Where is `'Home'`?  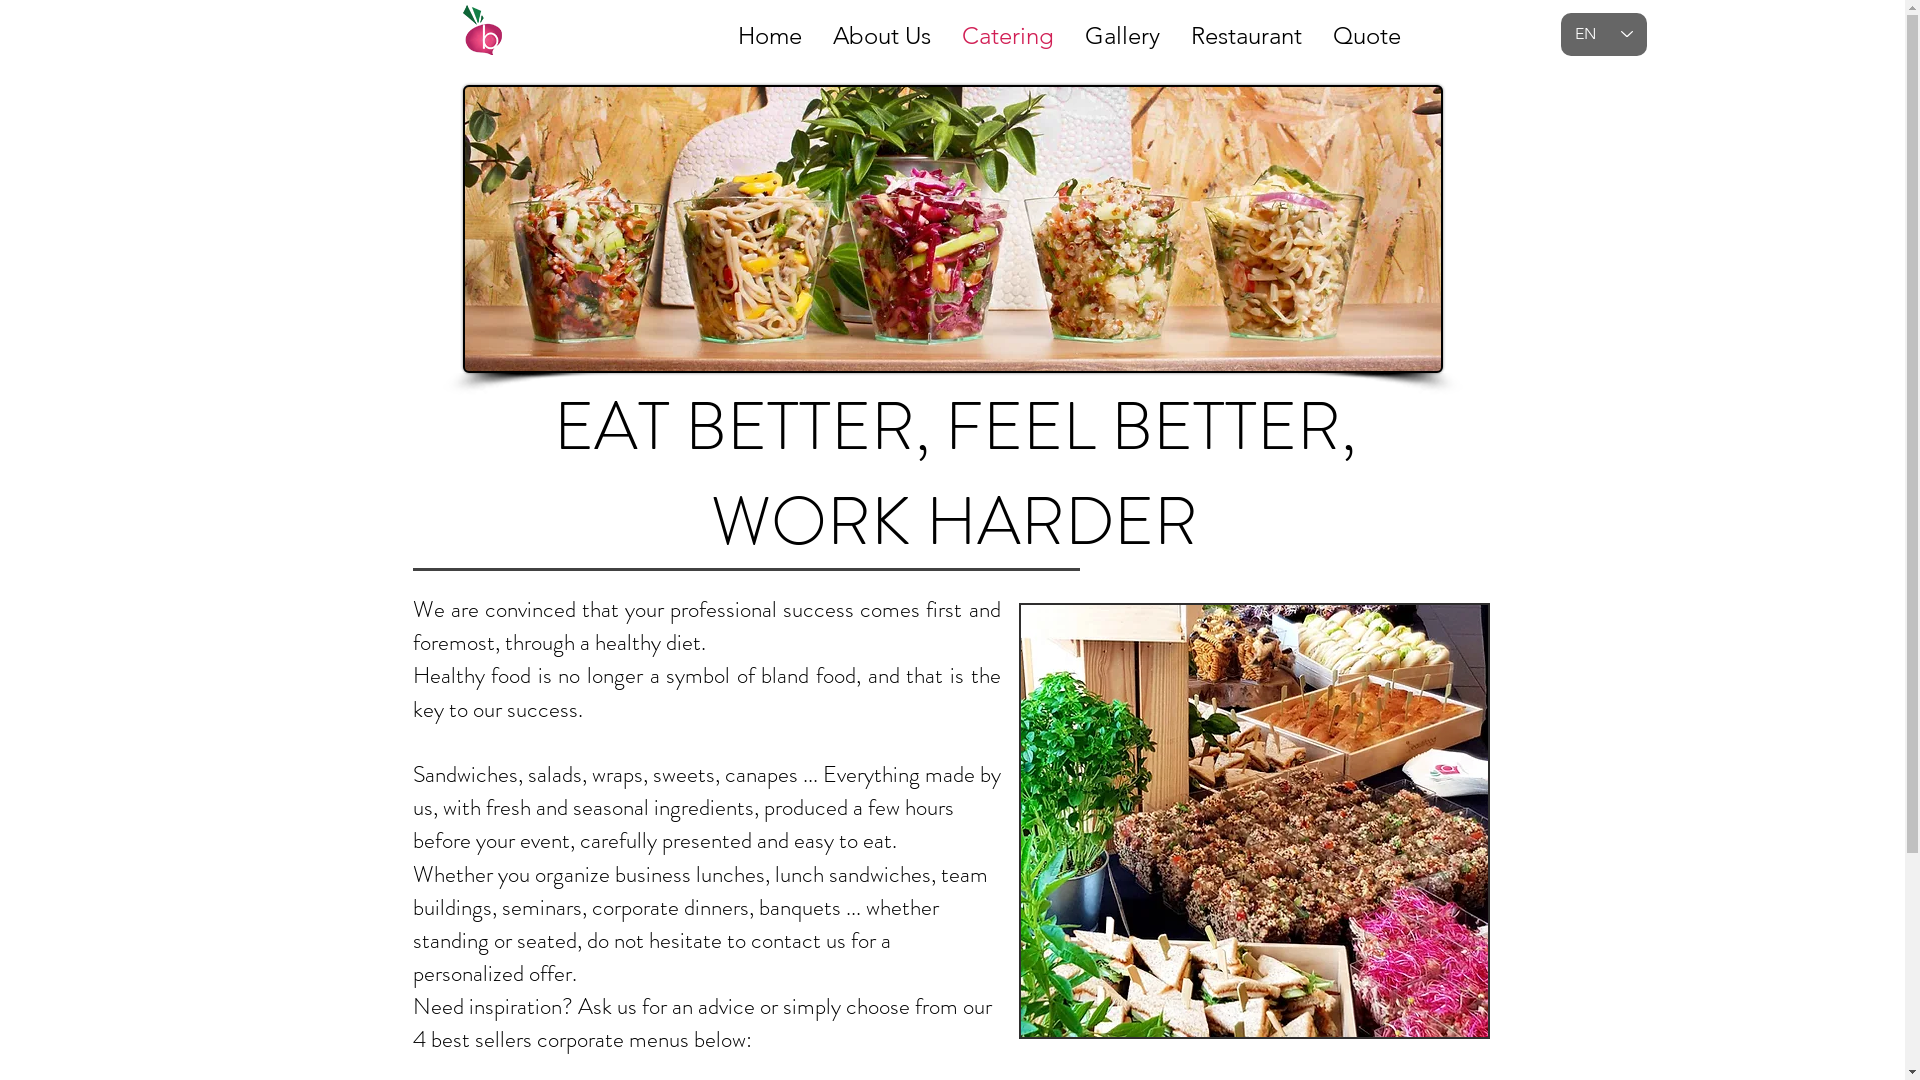
'Home' is located at coordinates (767, 30).